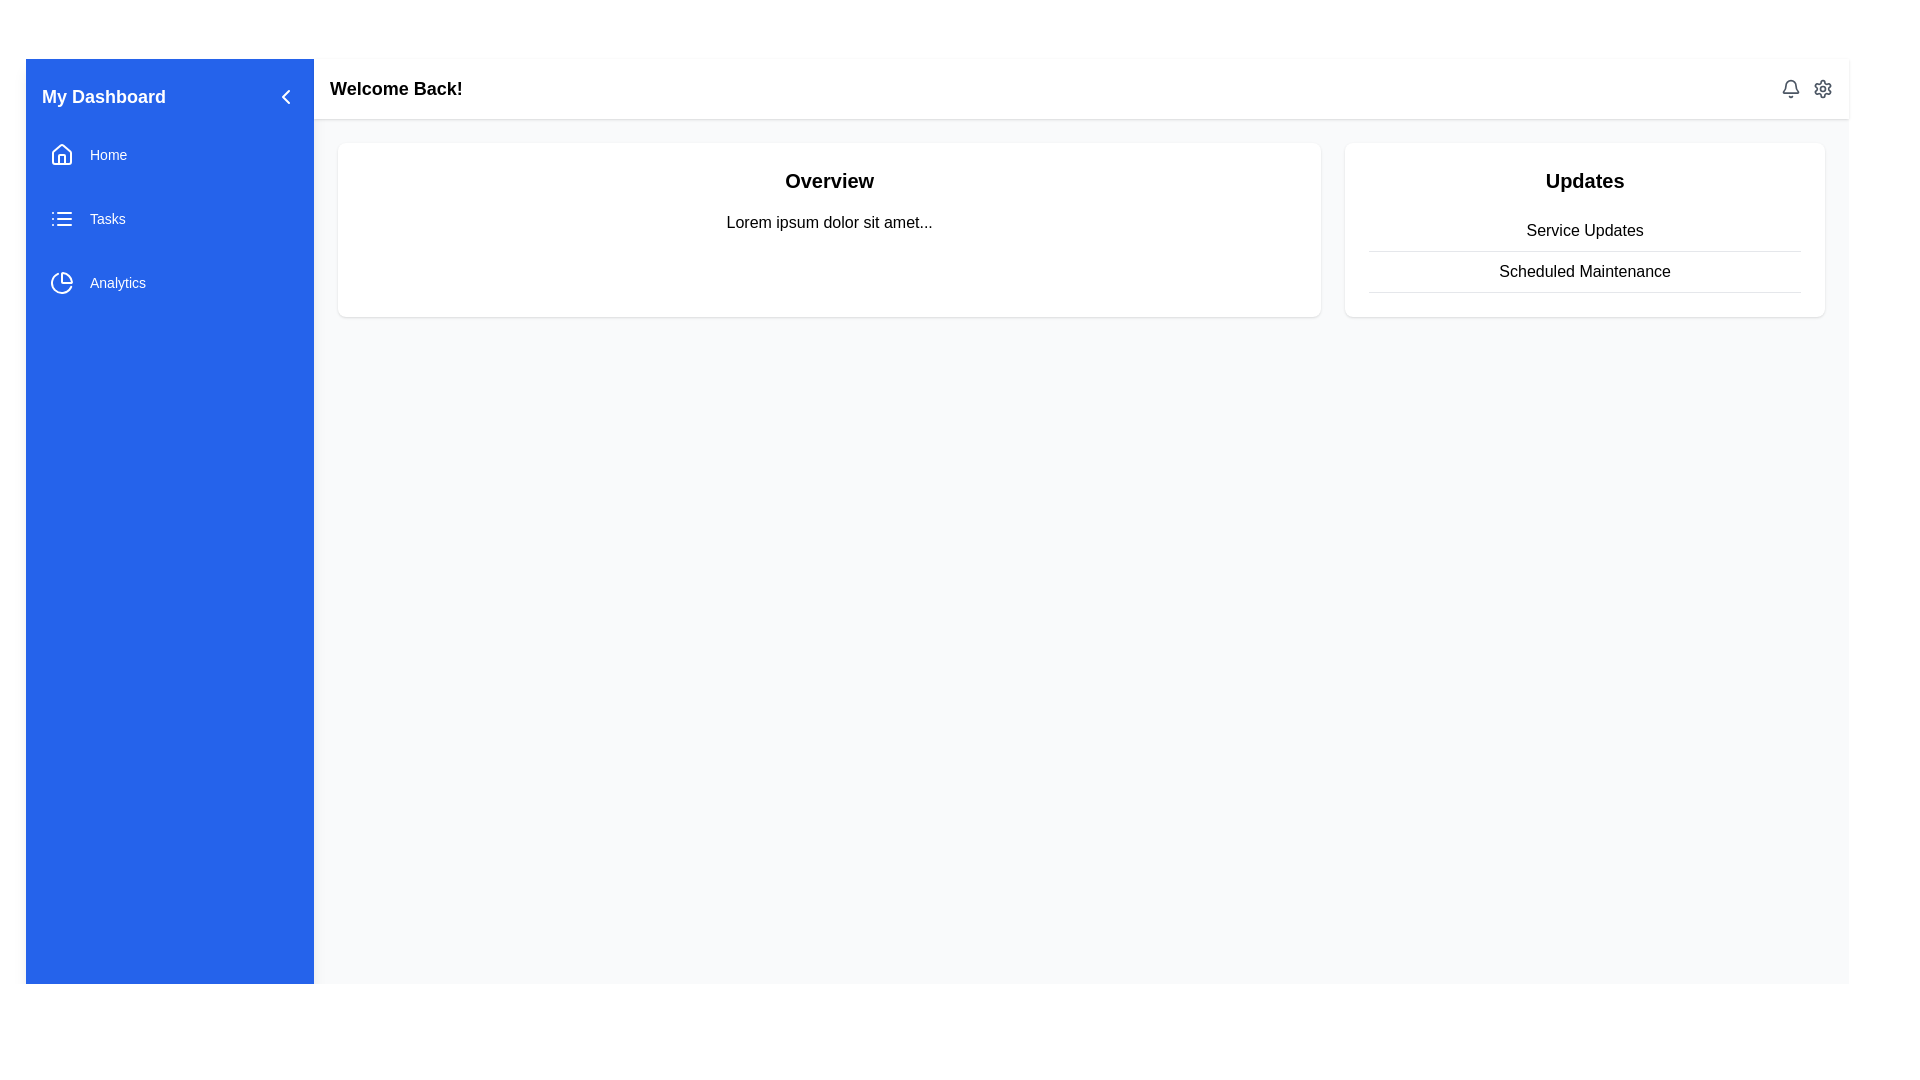 This screenshot has width=1920, height=1080. Describe the element at coordinates (61, 283) in the screenshot. I see `the pie chart icon located in the vertical navigation menu, positioned between the 'Tasks' menu item and the 'Analytics' label` at that location.